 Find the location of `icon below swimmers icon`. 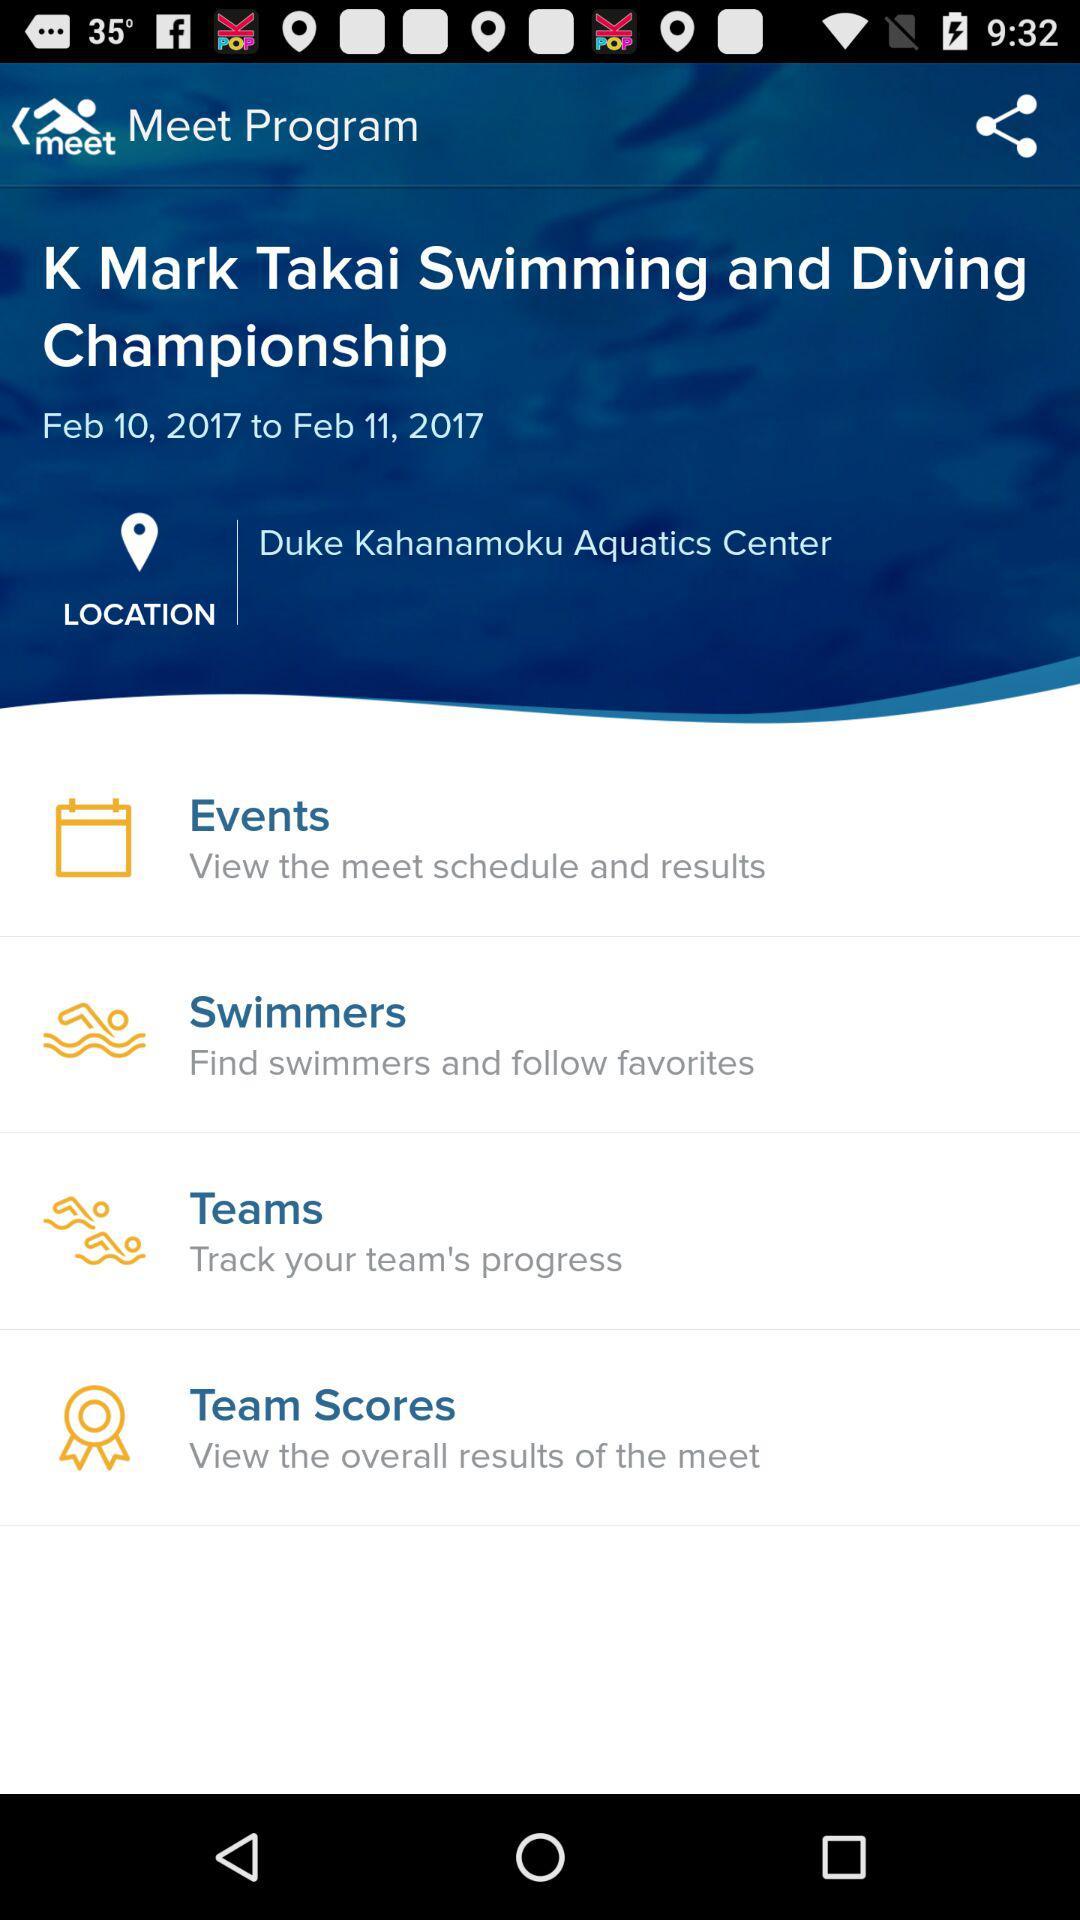

icon below swimmers icon is located at coordinates (472, 1062).